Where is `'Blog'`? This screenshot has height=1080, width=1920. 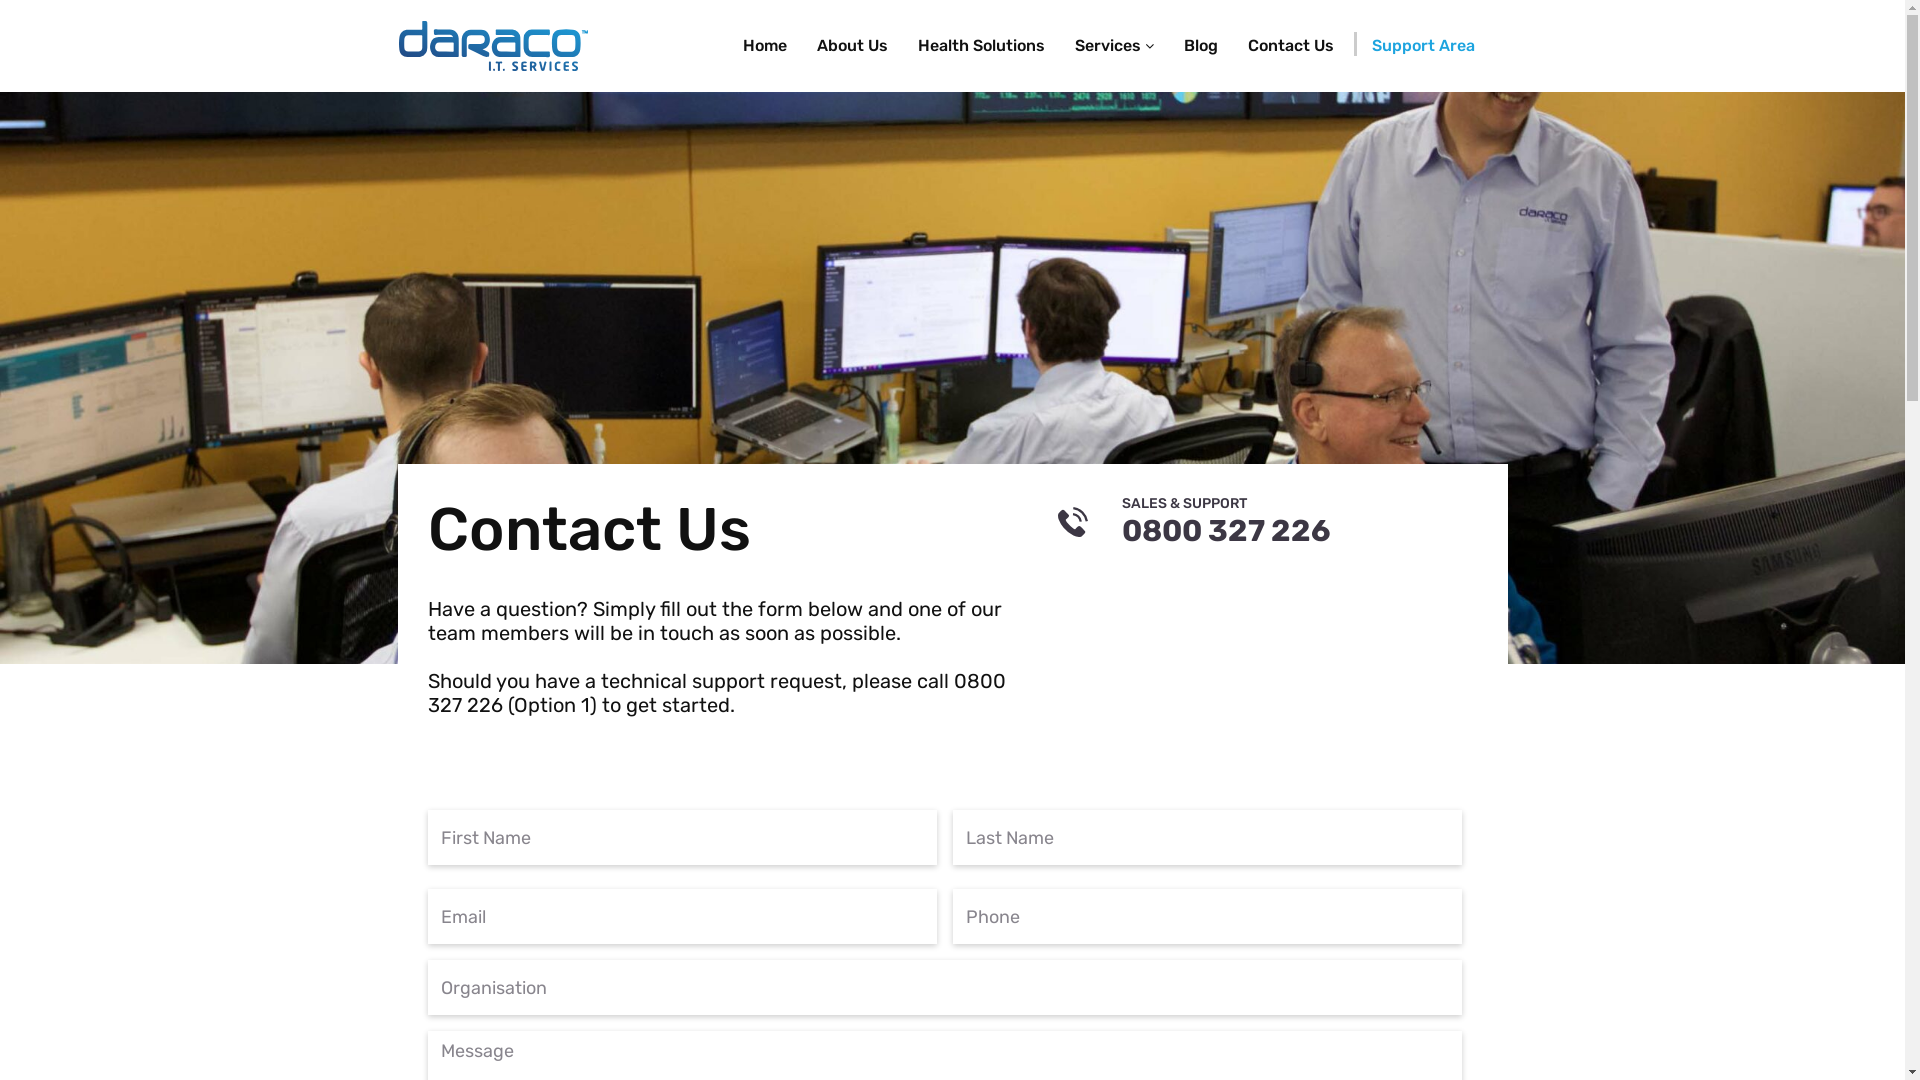 'Blog' is located at coordinates (1200, 45).